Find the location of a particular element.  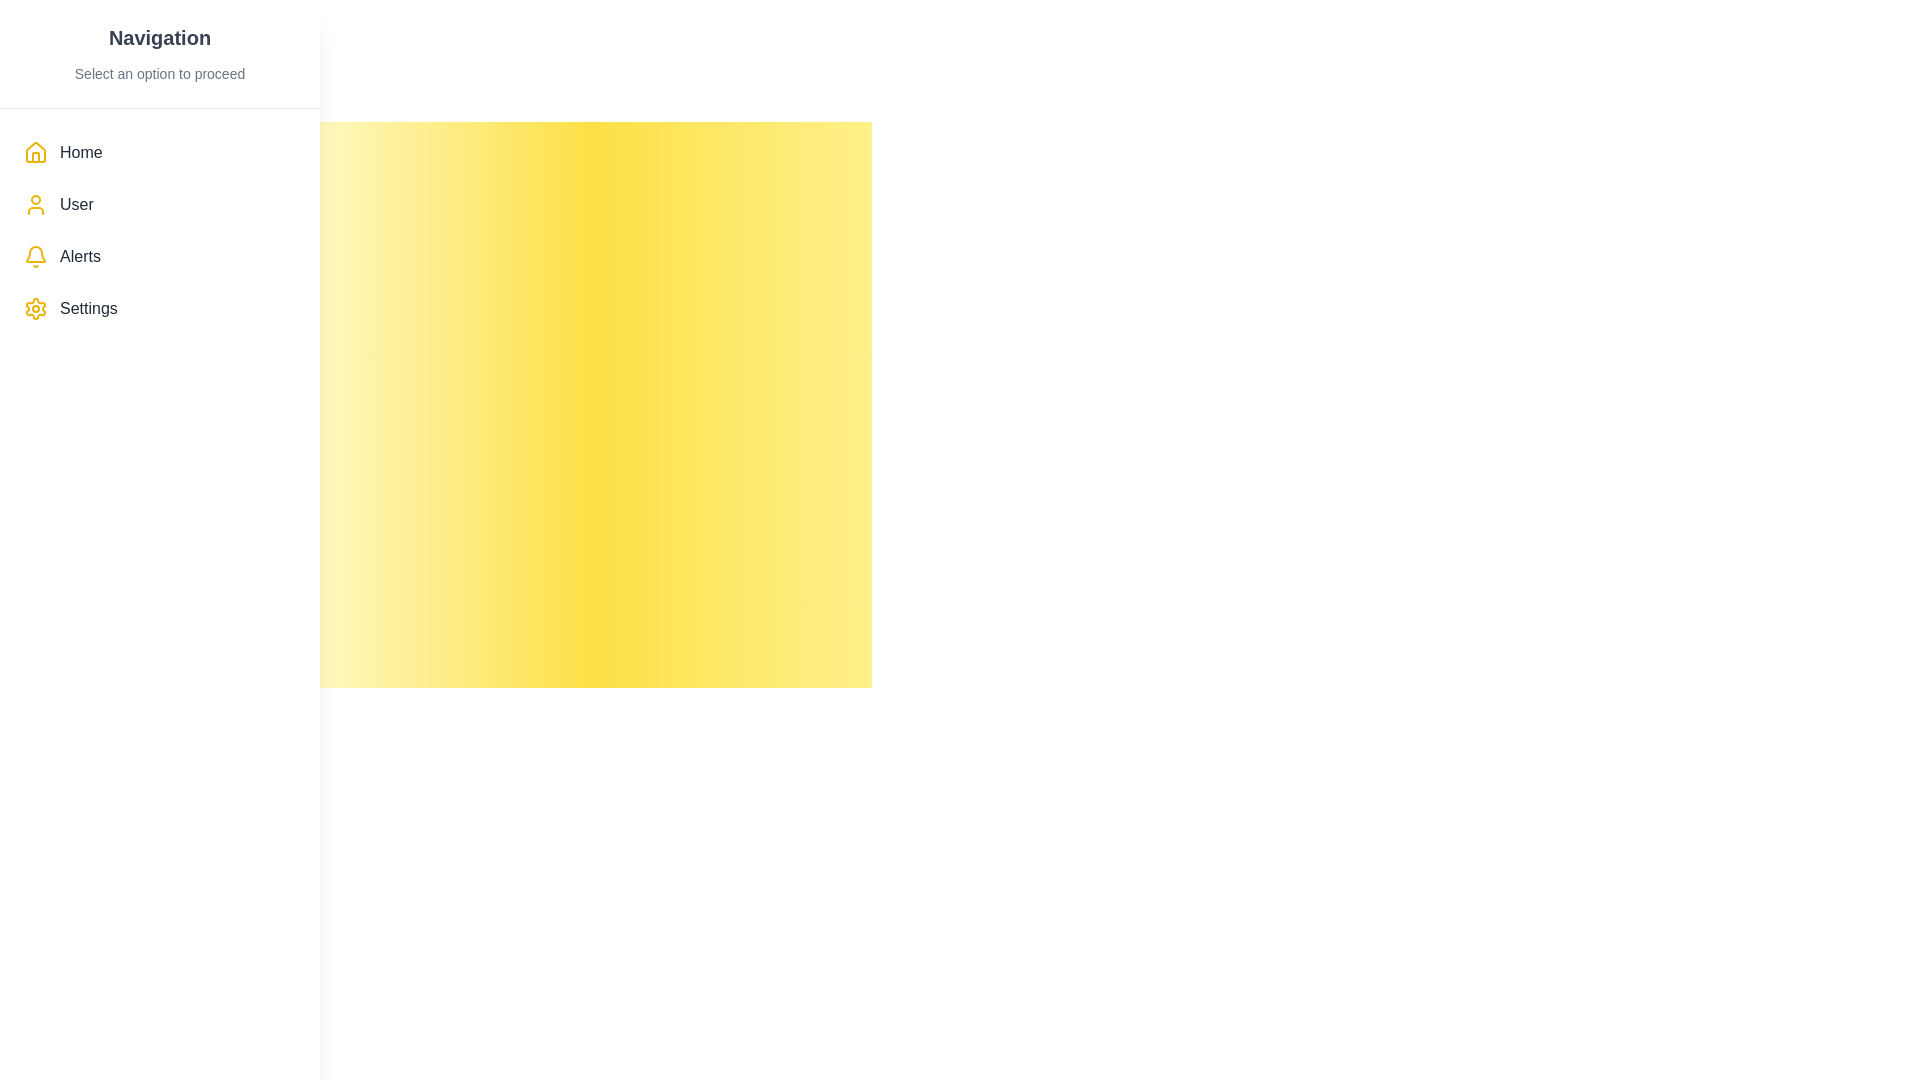

the circular button with a white background located at the top-left corner of the interface is located at coordinates (39, 39).